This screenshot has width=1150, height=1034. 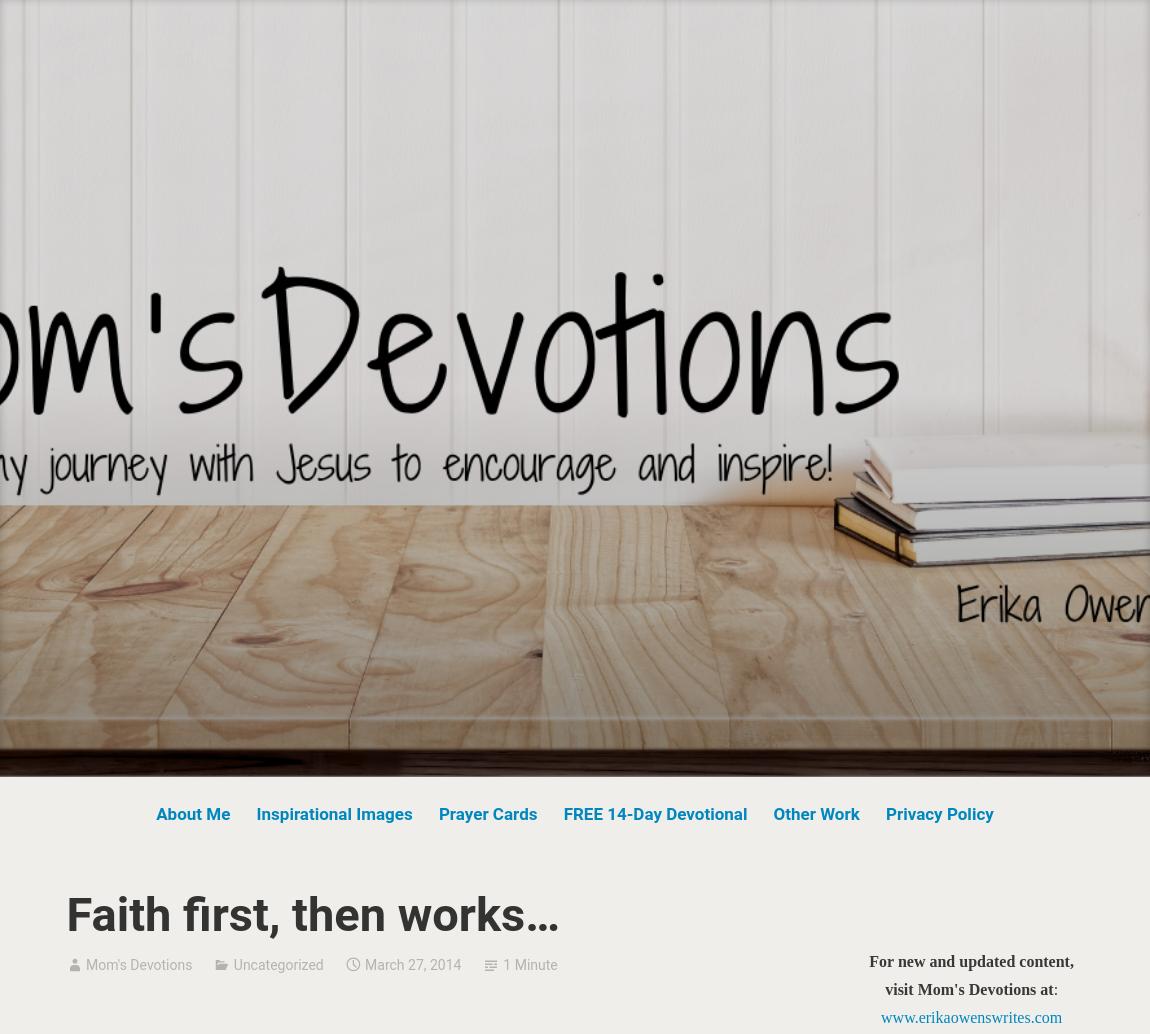 I want to click on 'Mom's Devotions', so click(x=83, y=962).